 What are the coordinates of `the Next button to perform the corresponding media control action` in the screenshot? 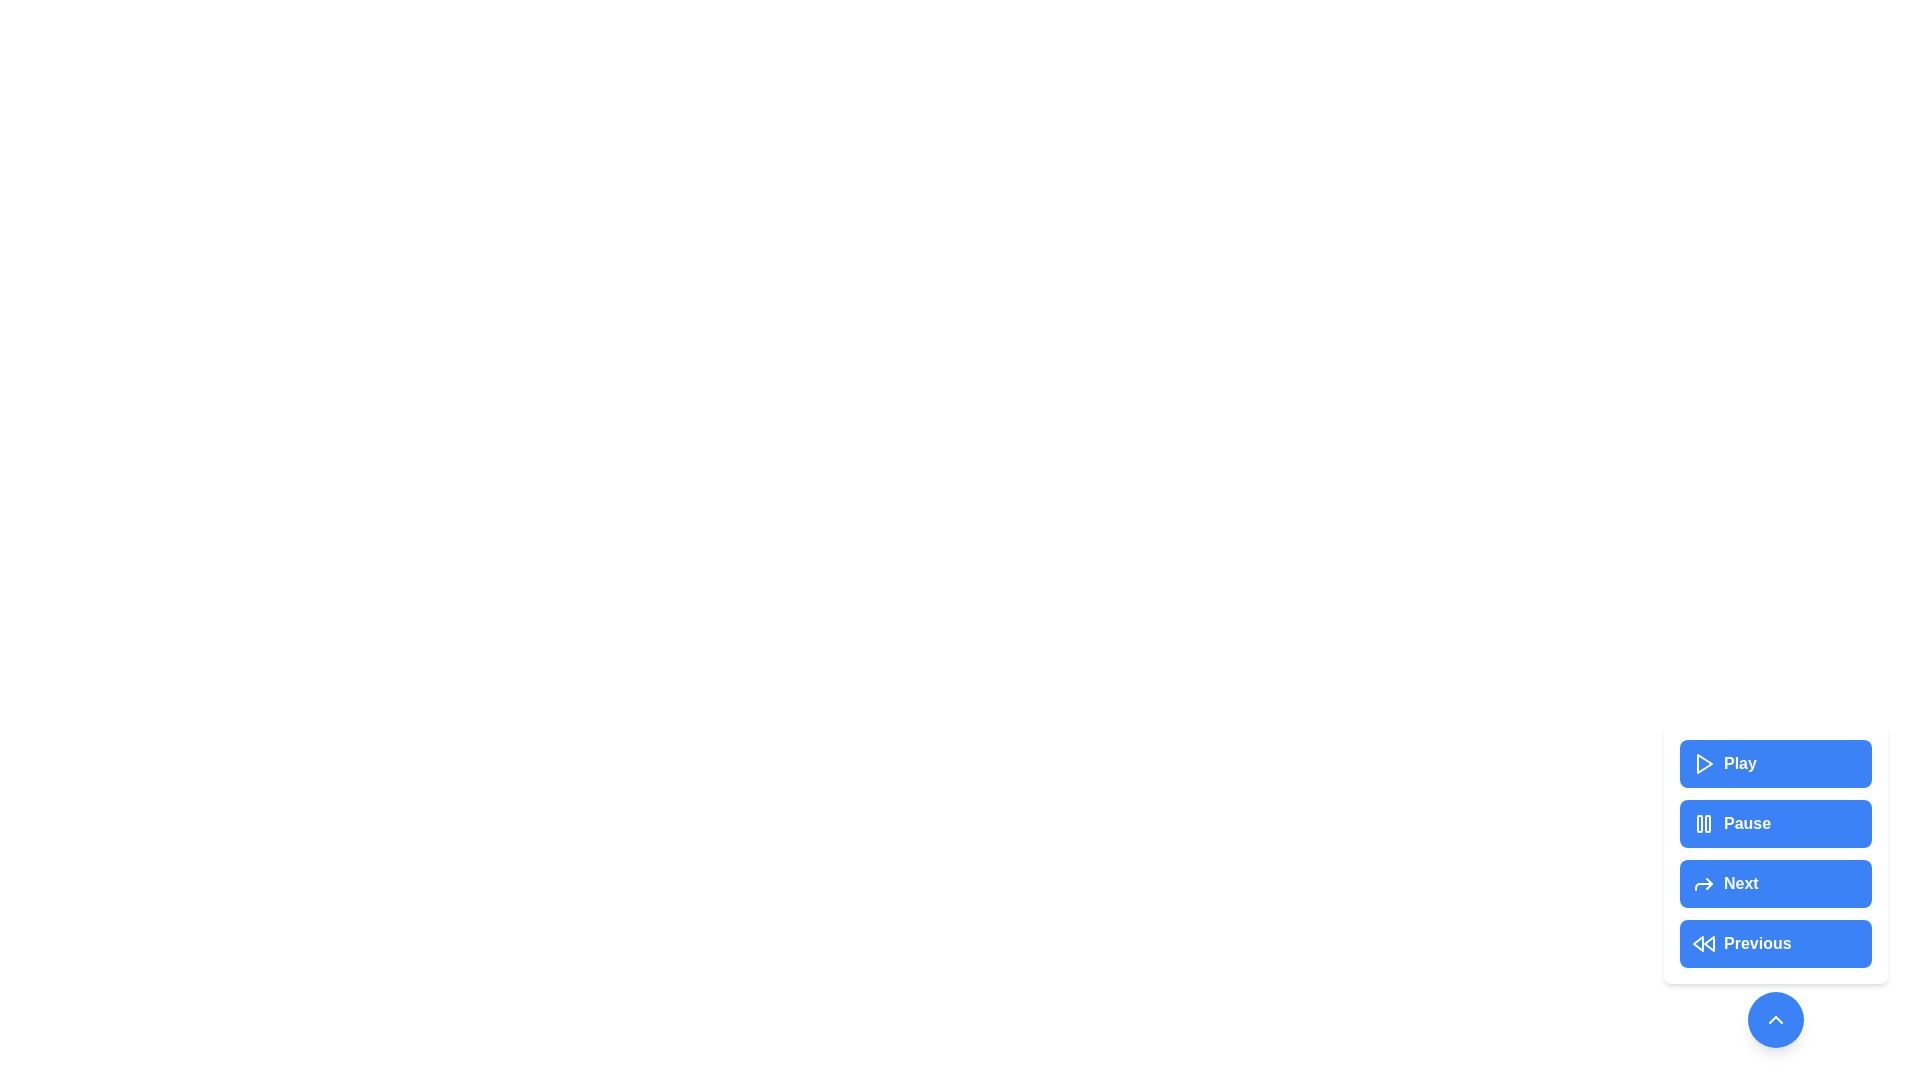 It's located at (1776, 882).